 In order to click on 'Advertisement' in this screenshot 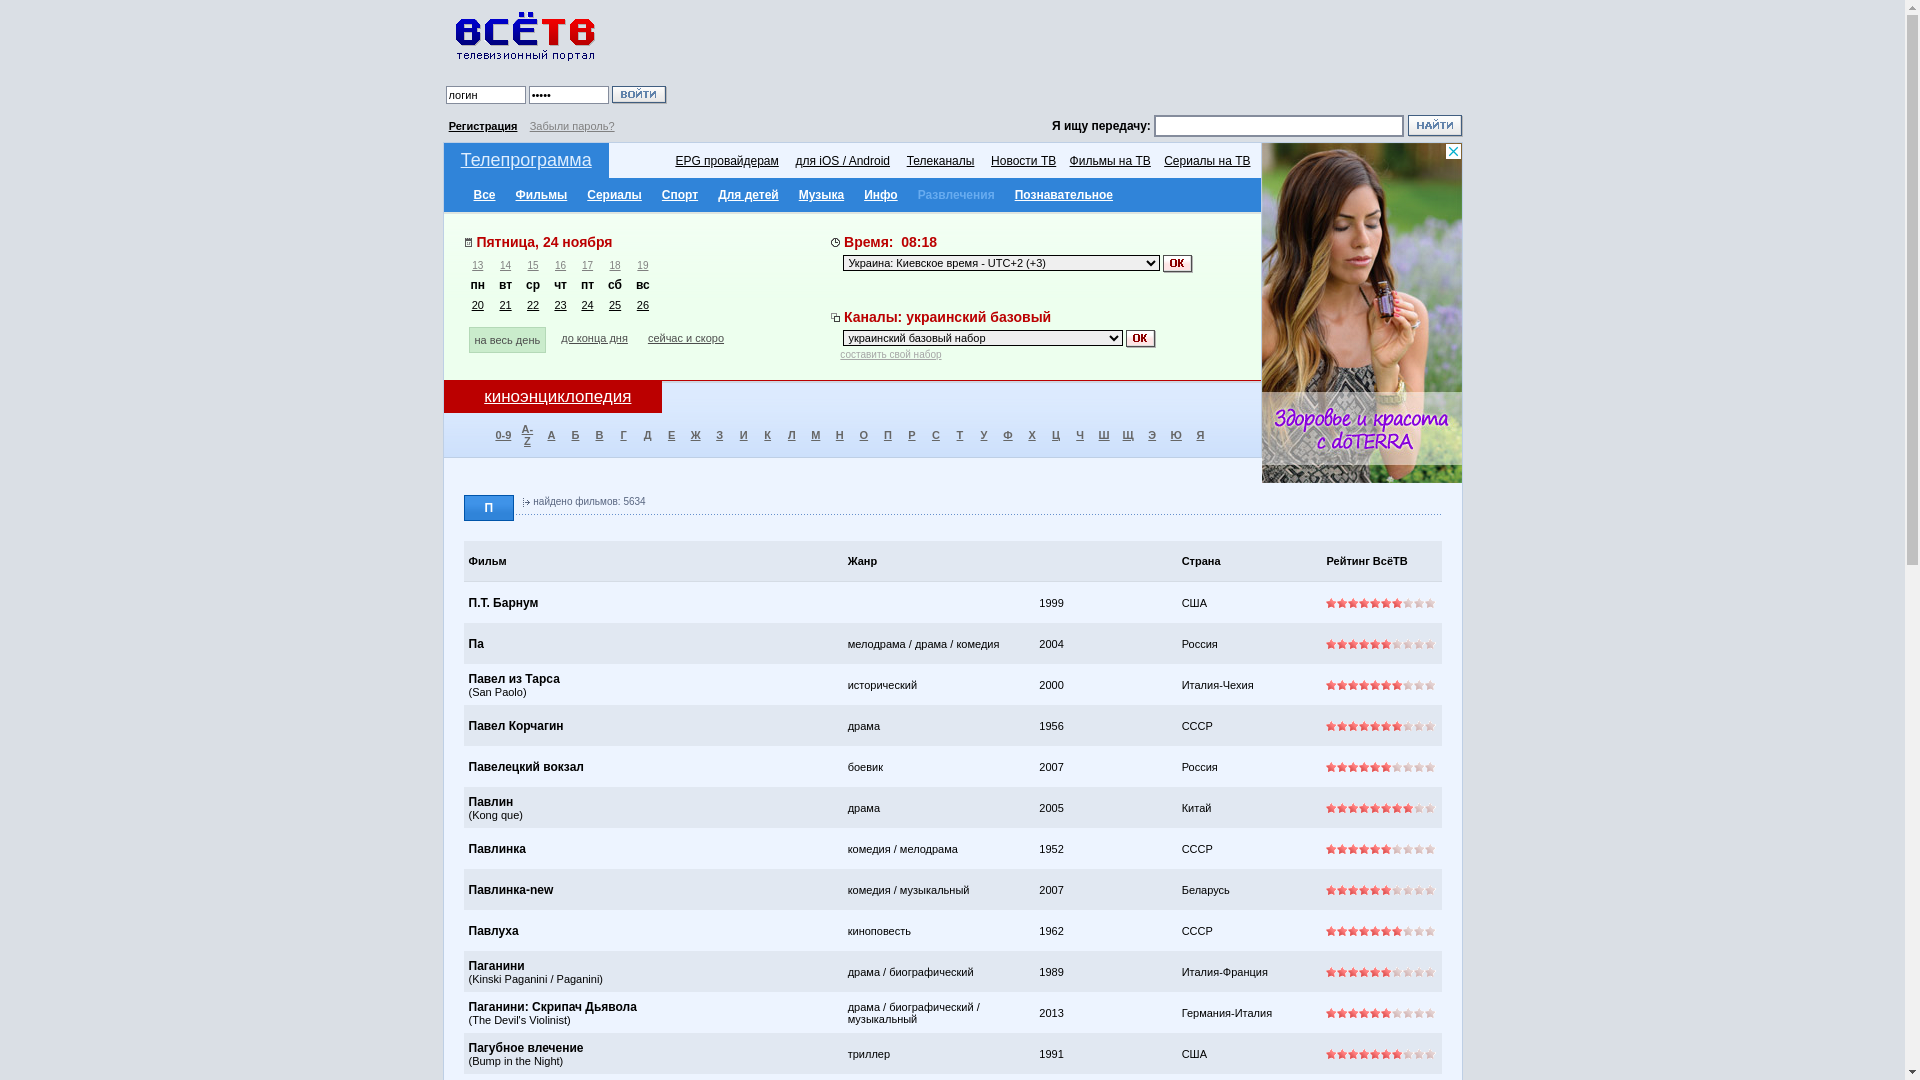, I will do `click(1067, 59)`.